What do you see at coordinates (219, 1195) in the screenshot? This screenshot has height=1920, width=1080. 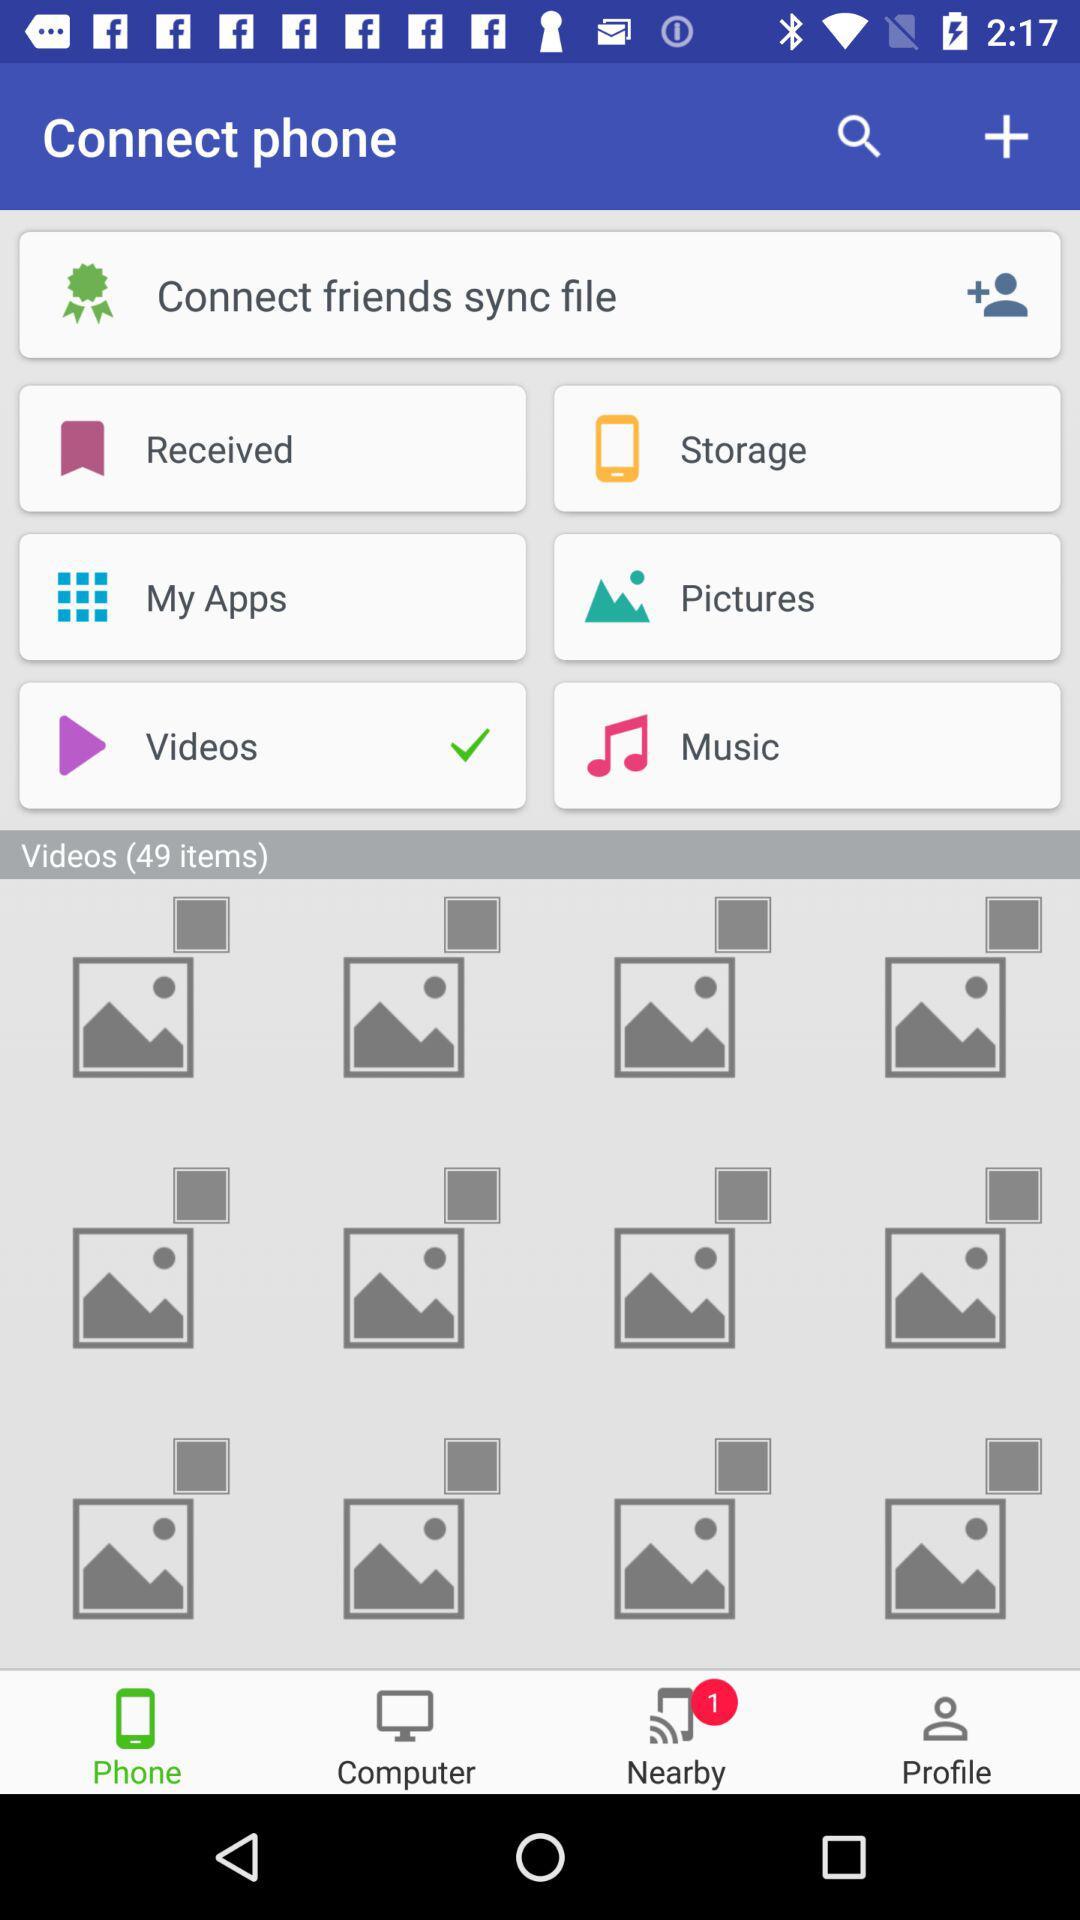 I see `the picture` at bounding box center [219, 1195].